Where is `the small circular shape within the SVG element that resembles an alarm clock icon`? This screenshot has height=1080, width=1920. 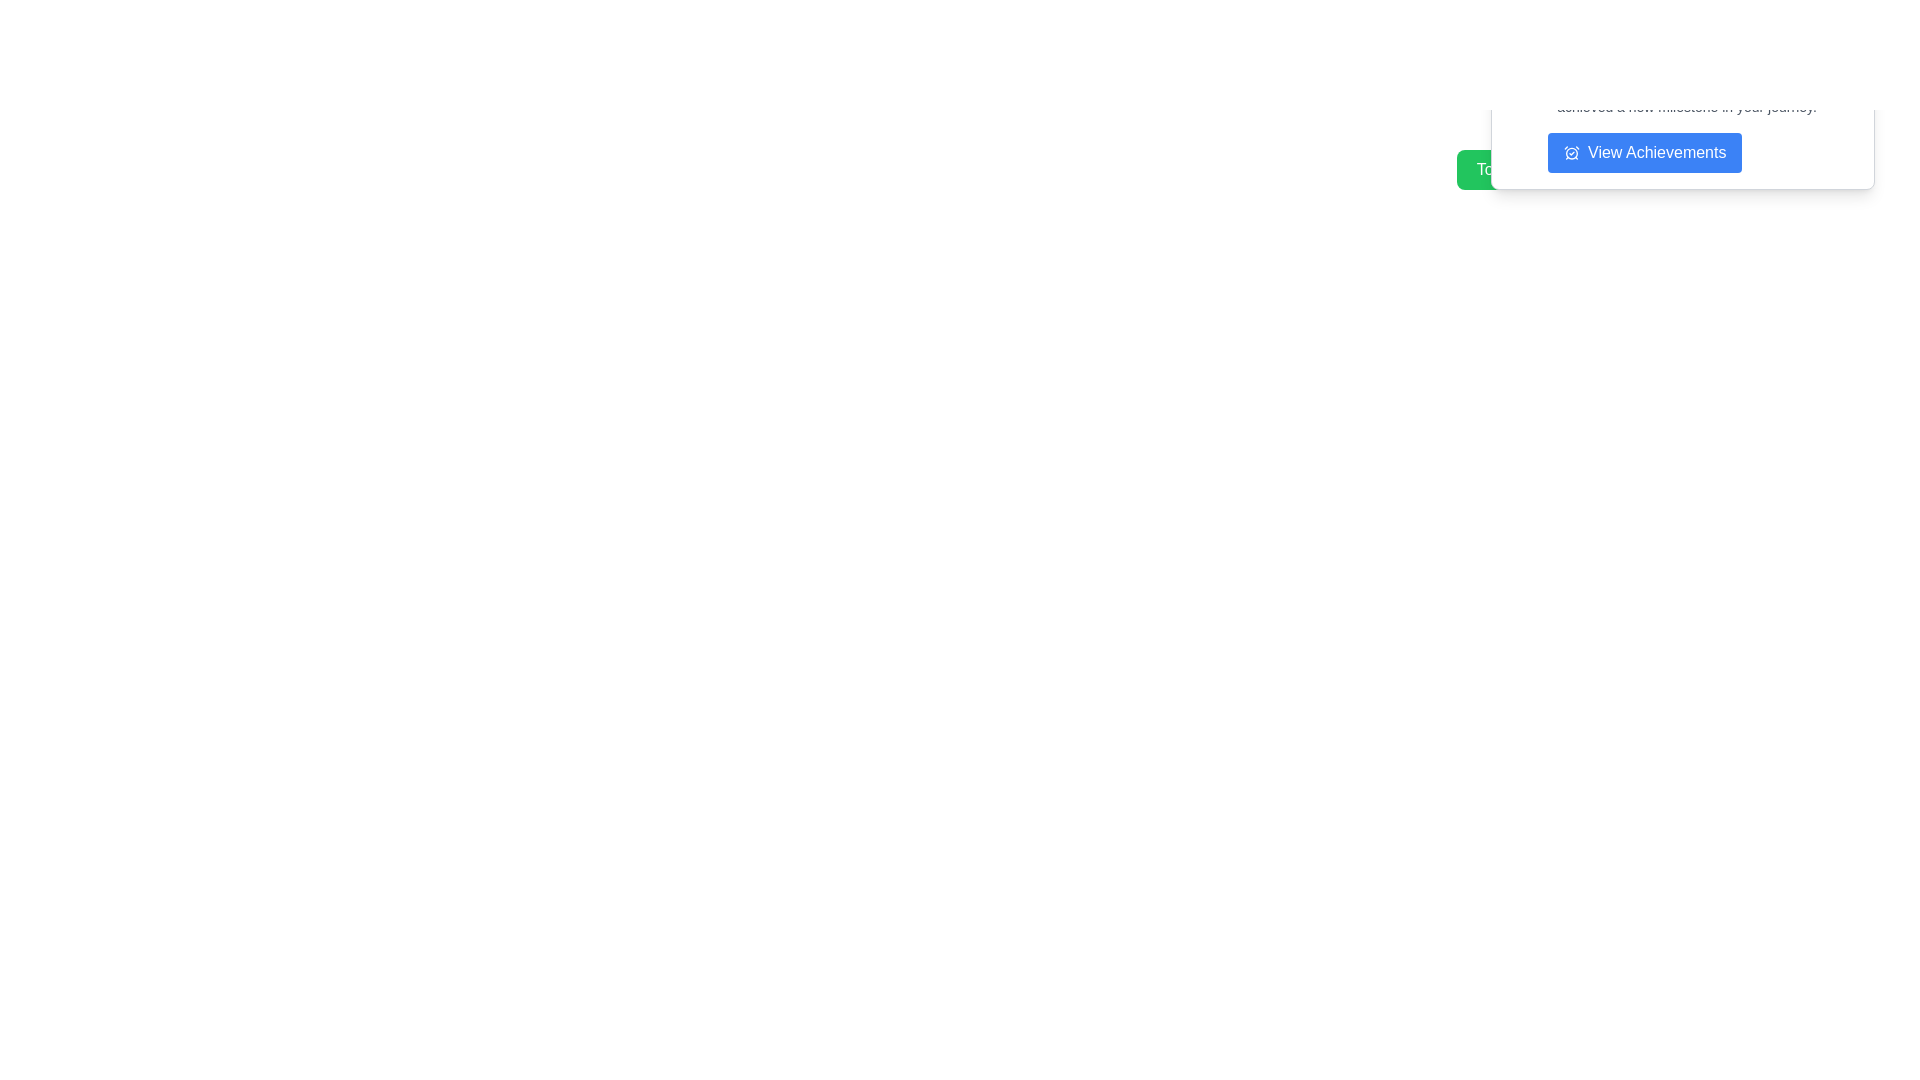 the small circular shape within the SVG element that resembles an alarm clock icon is located at coordinates (1570, 152).